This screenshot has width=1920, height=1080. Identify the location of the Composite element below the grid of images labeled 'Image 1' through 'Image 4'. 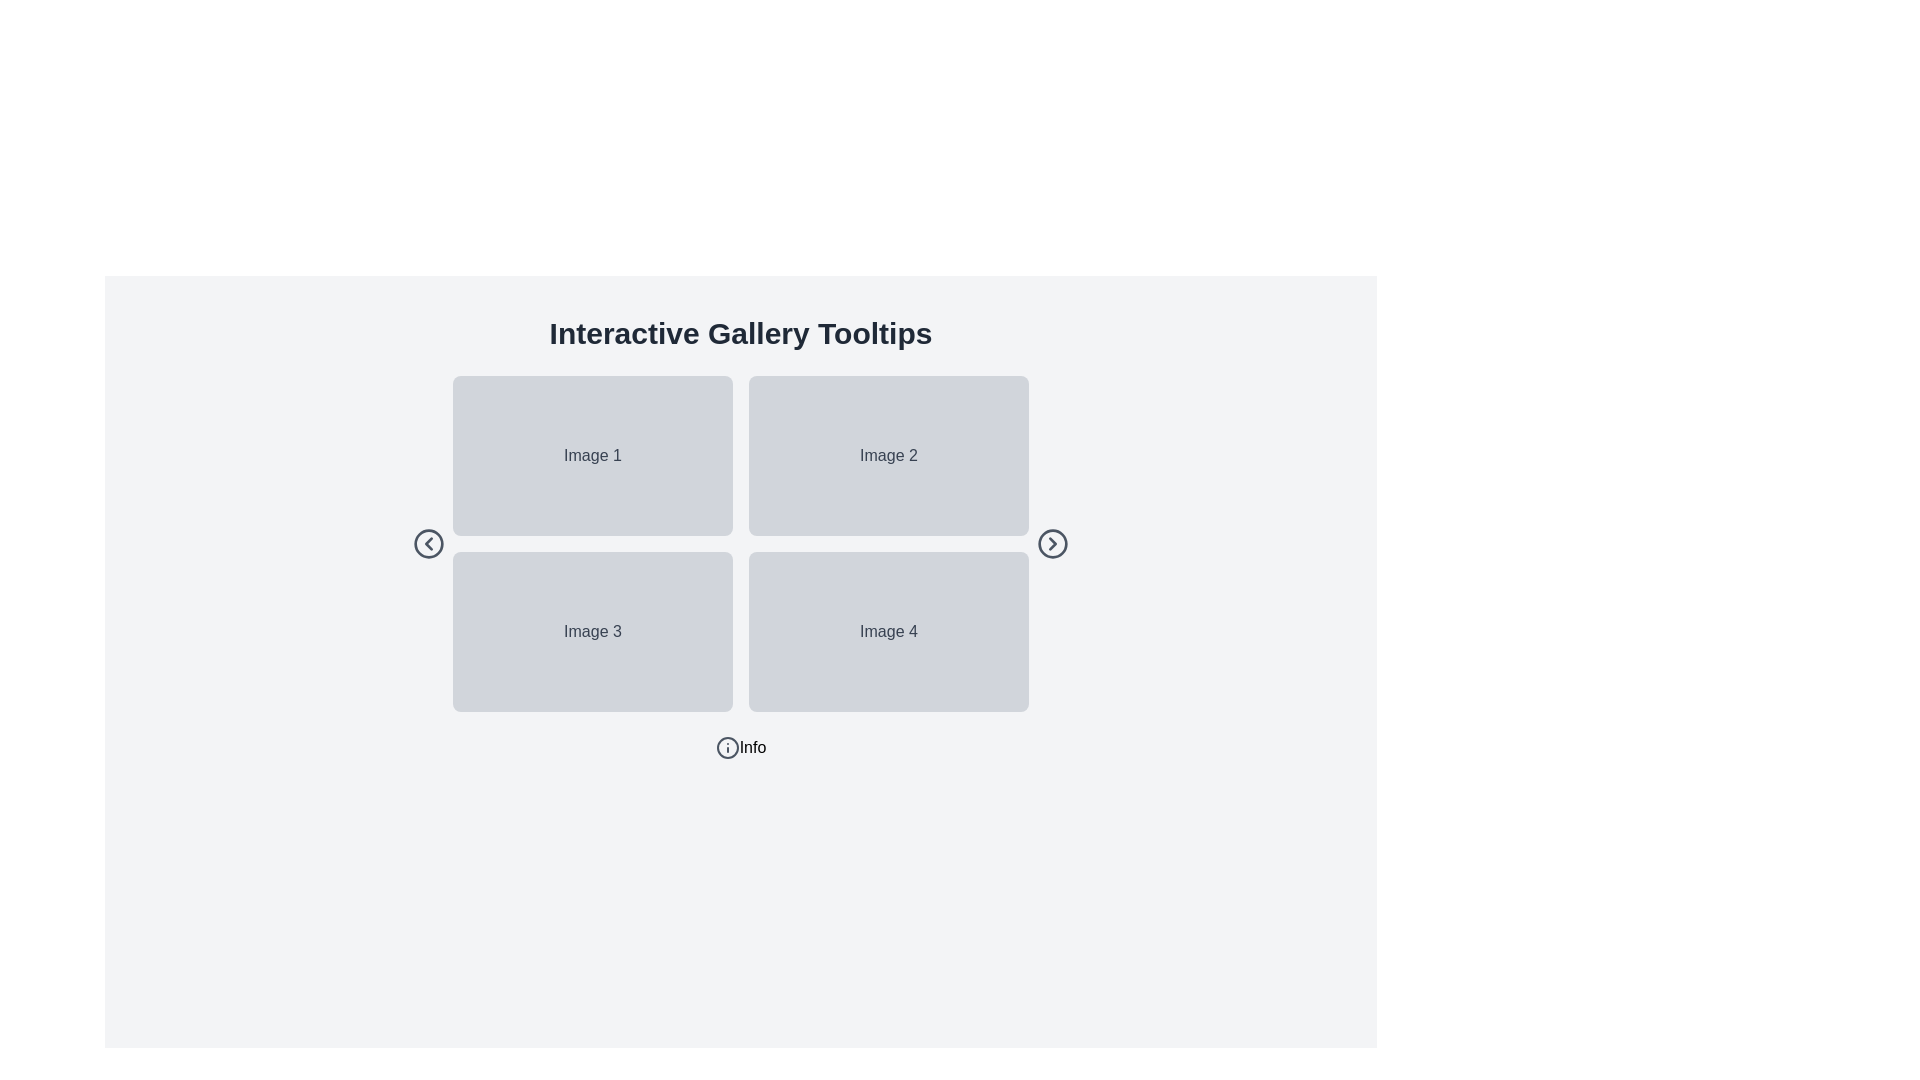
(739, 748).